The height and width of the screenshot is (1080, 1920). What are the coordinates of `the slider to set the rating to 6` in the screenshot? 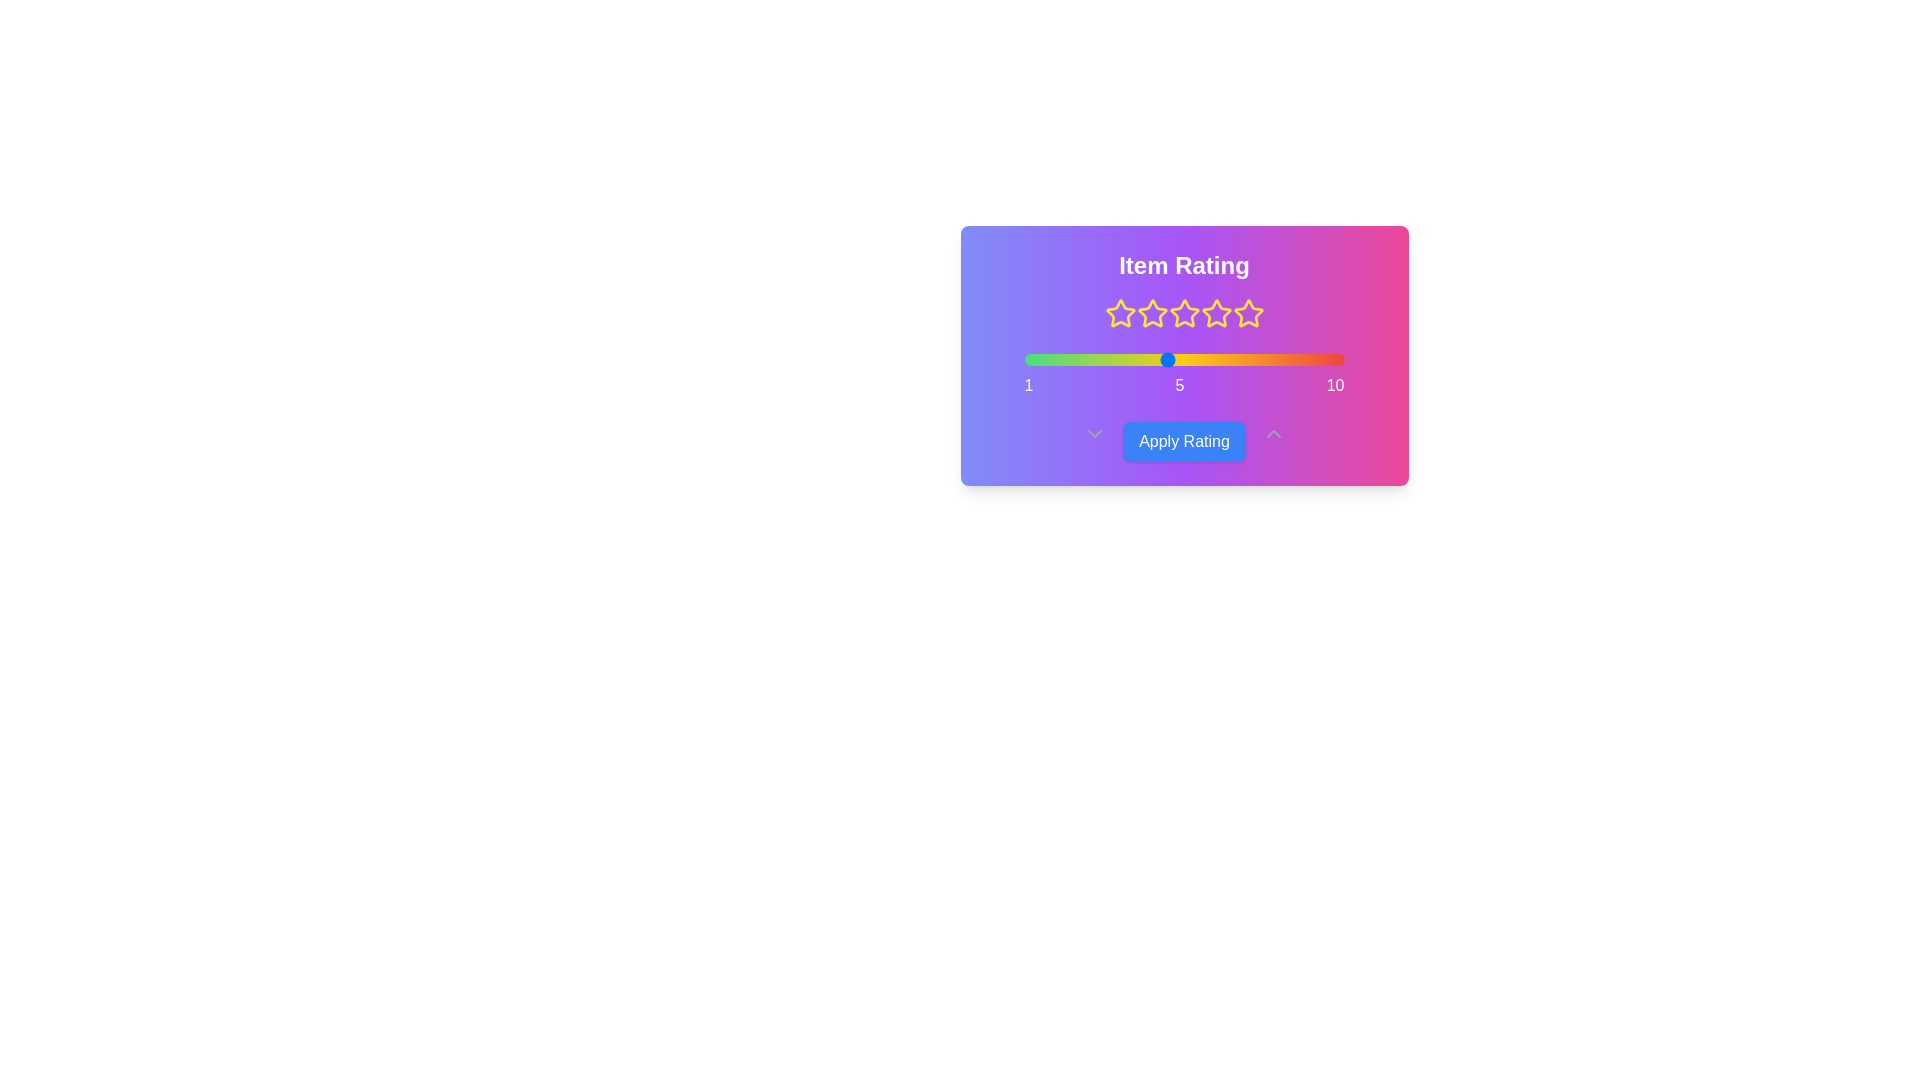 It's located at (1201, 358).